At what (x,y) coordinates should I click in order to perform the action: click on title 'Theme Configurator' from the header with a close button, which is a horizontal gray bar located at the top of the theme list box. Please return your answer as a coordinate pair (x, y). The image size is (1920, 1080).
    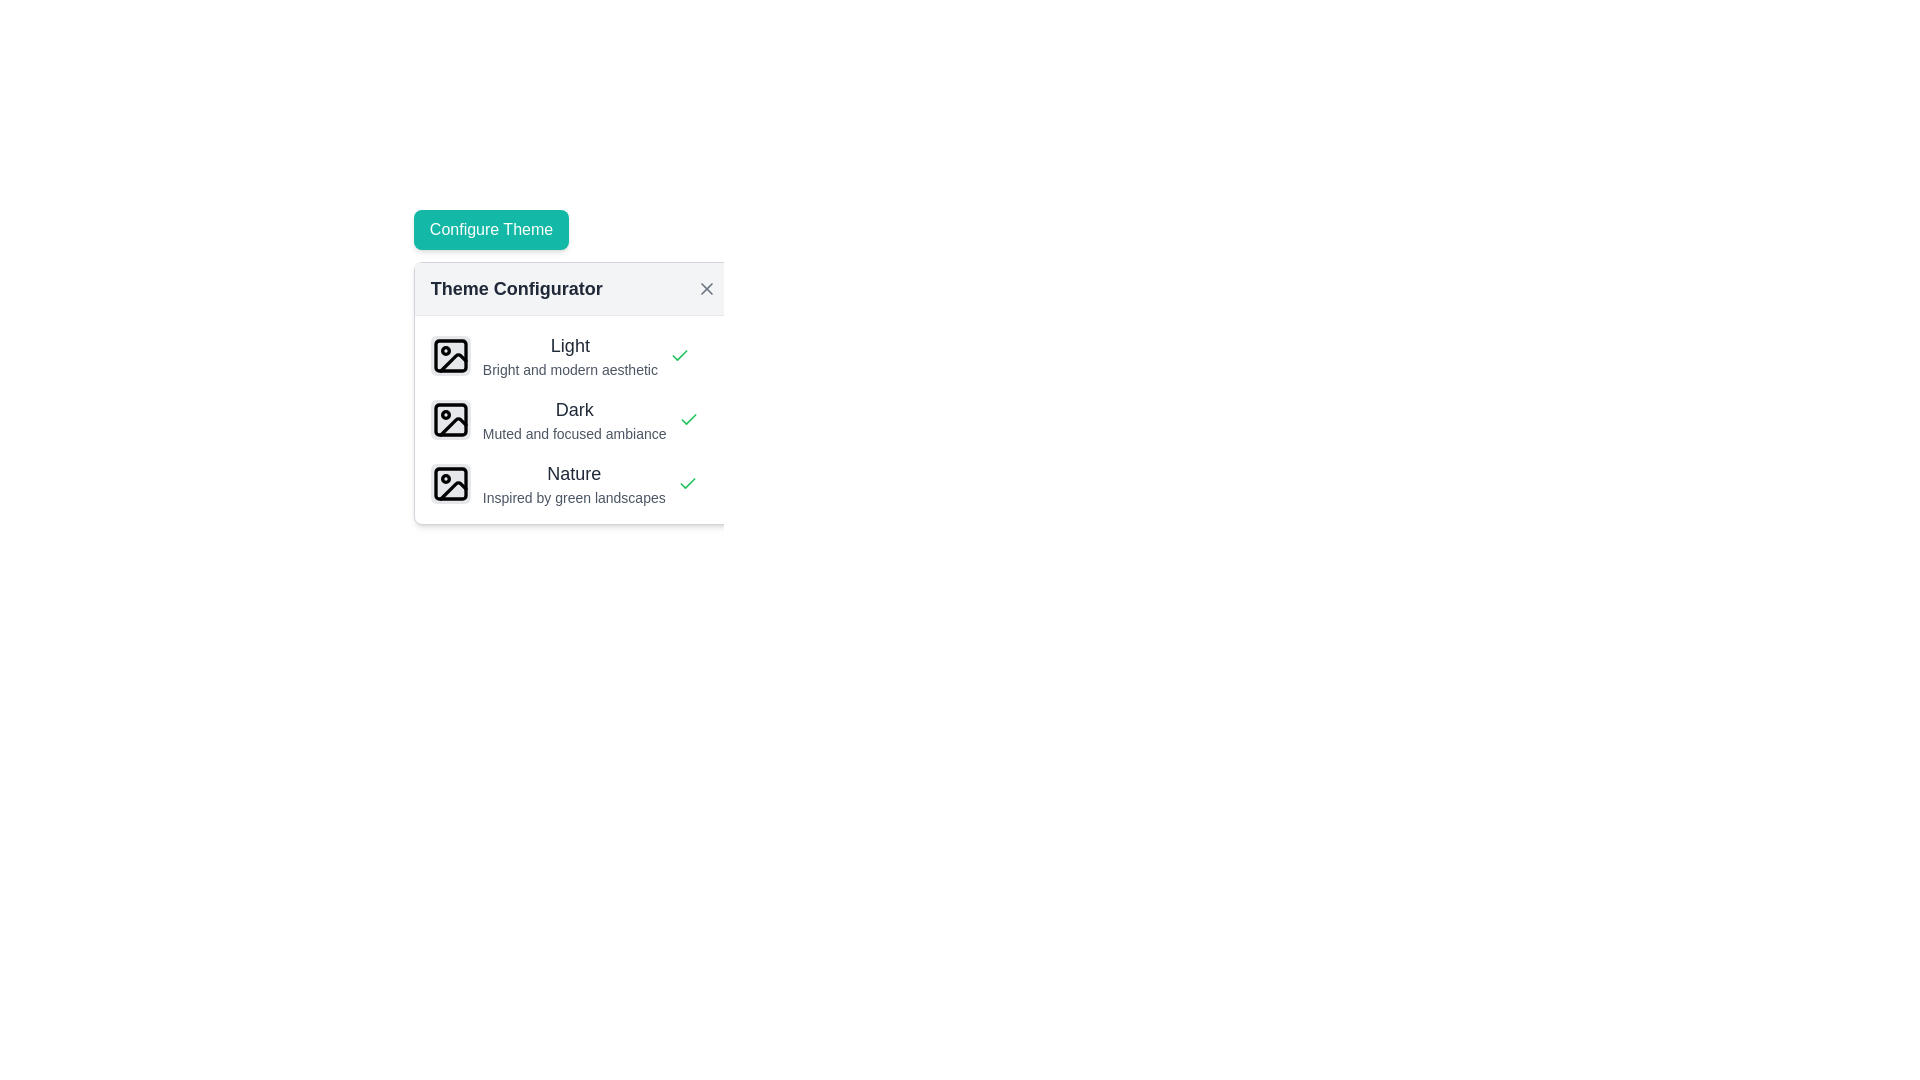
    Looking at the image, I should click on (572, 289).